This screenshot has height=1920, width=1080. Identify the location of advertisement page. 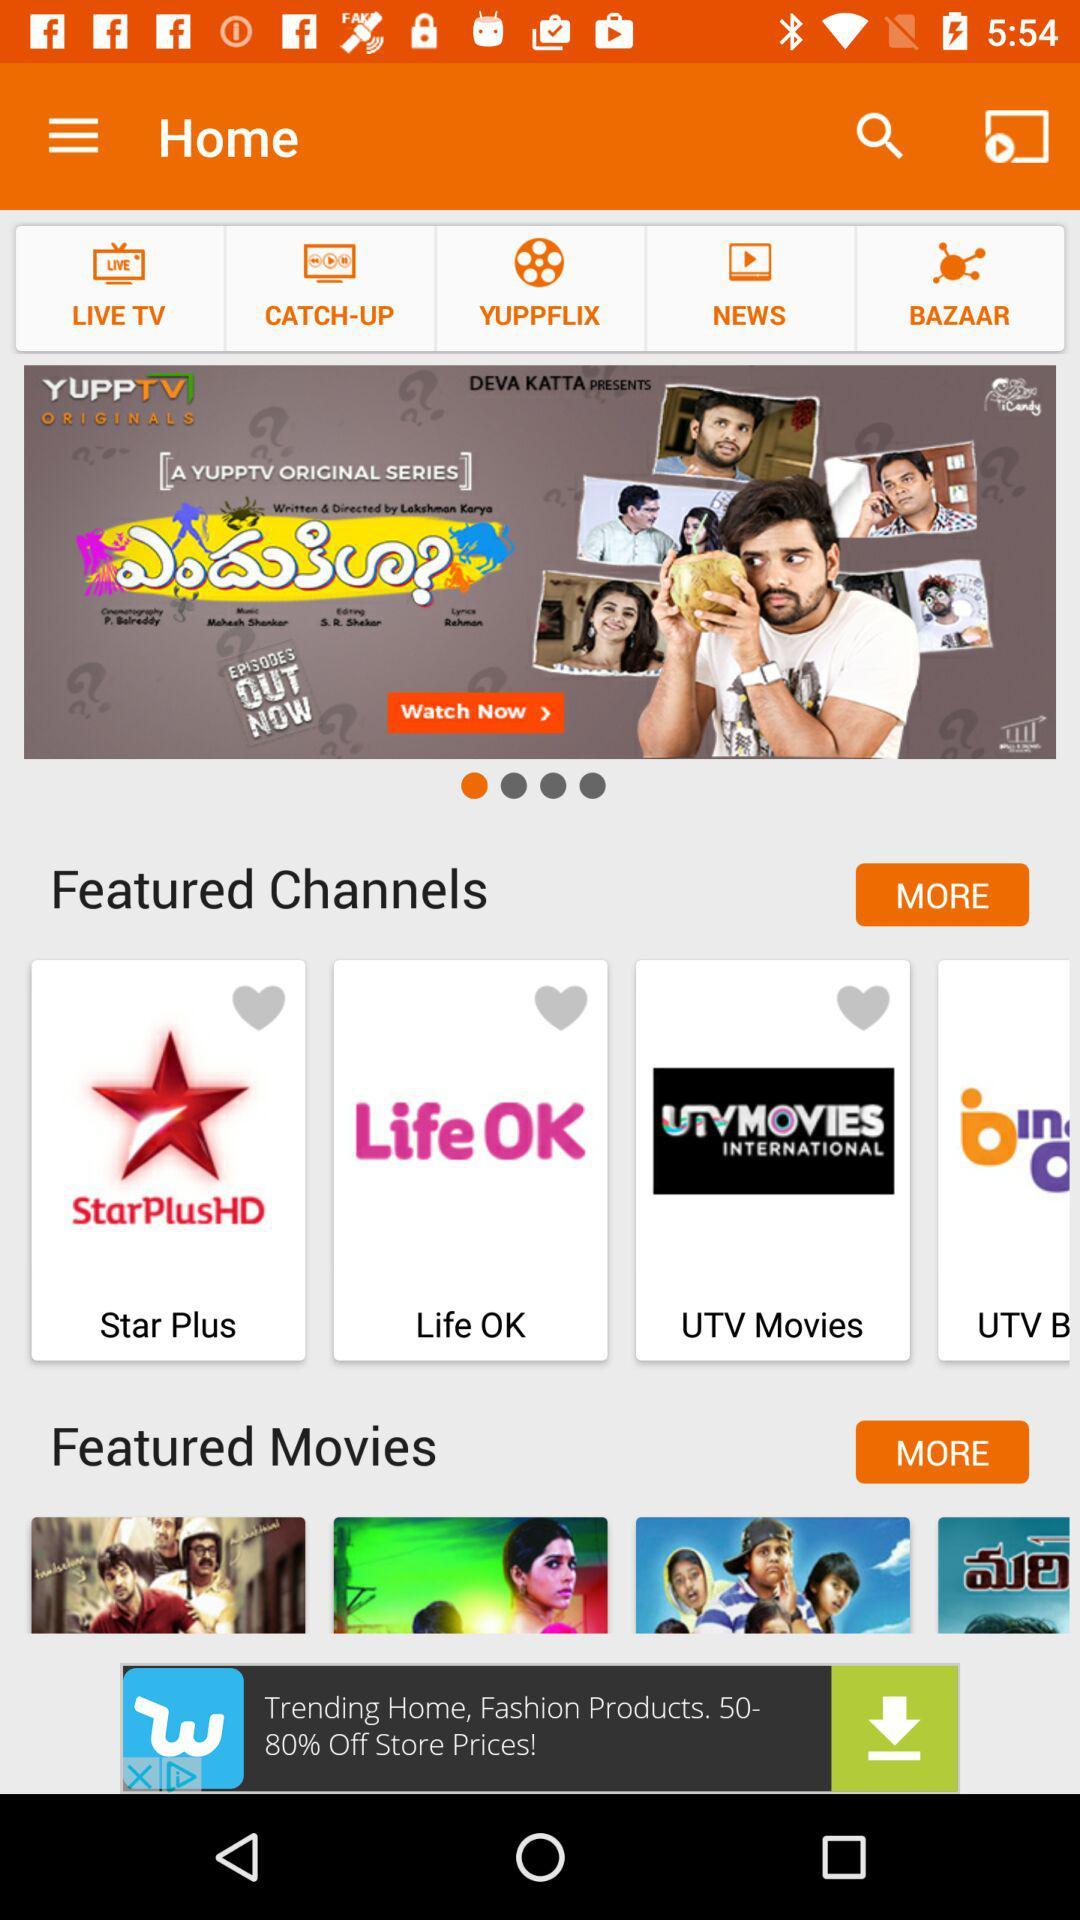
(540, 1727).